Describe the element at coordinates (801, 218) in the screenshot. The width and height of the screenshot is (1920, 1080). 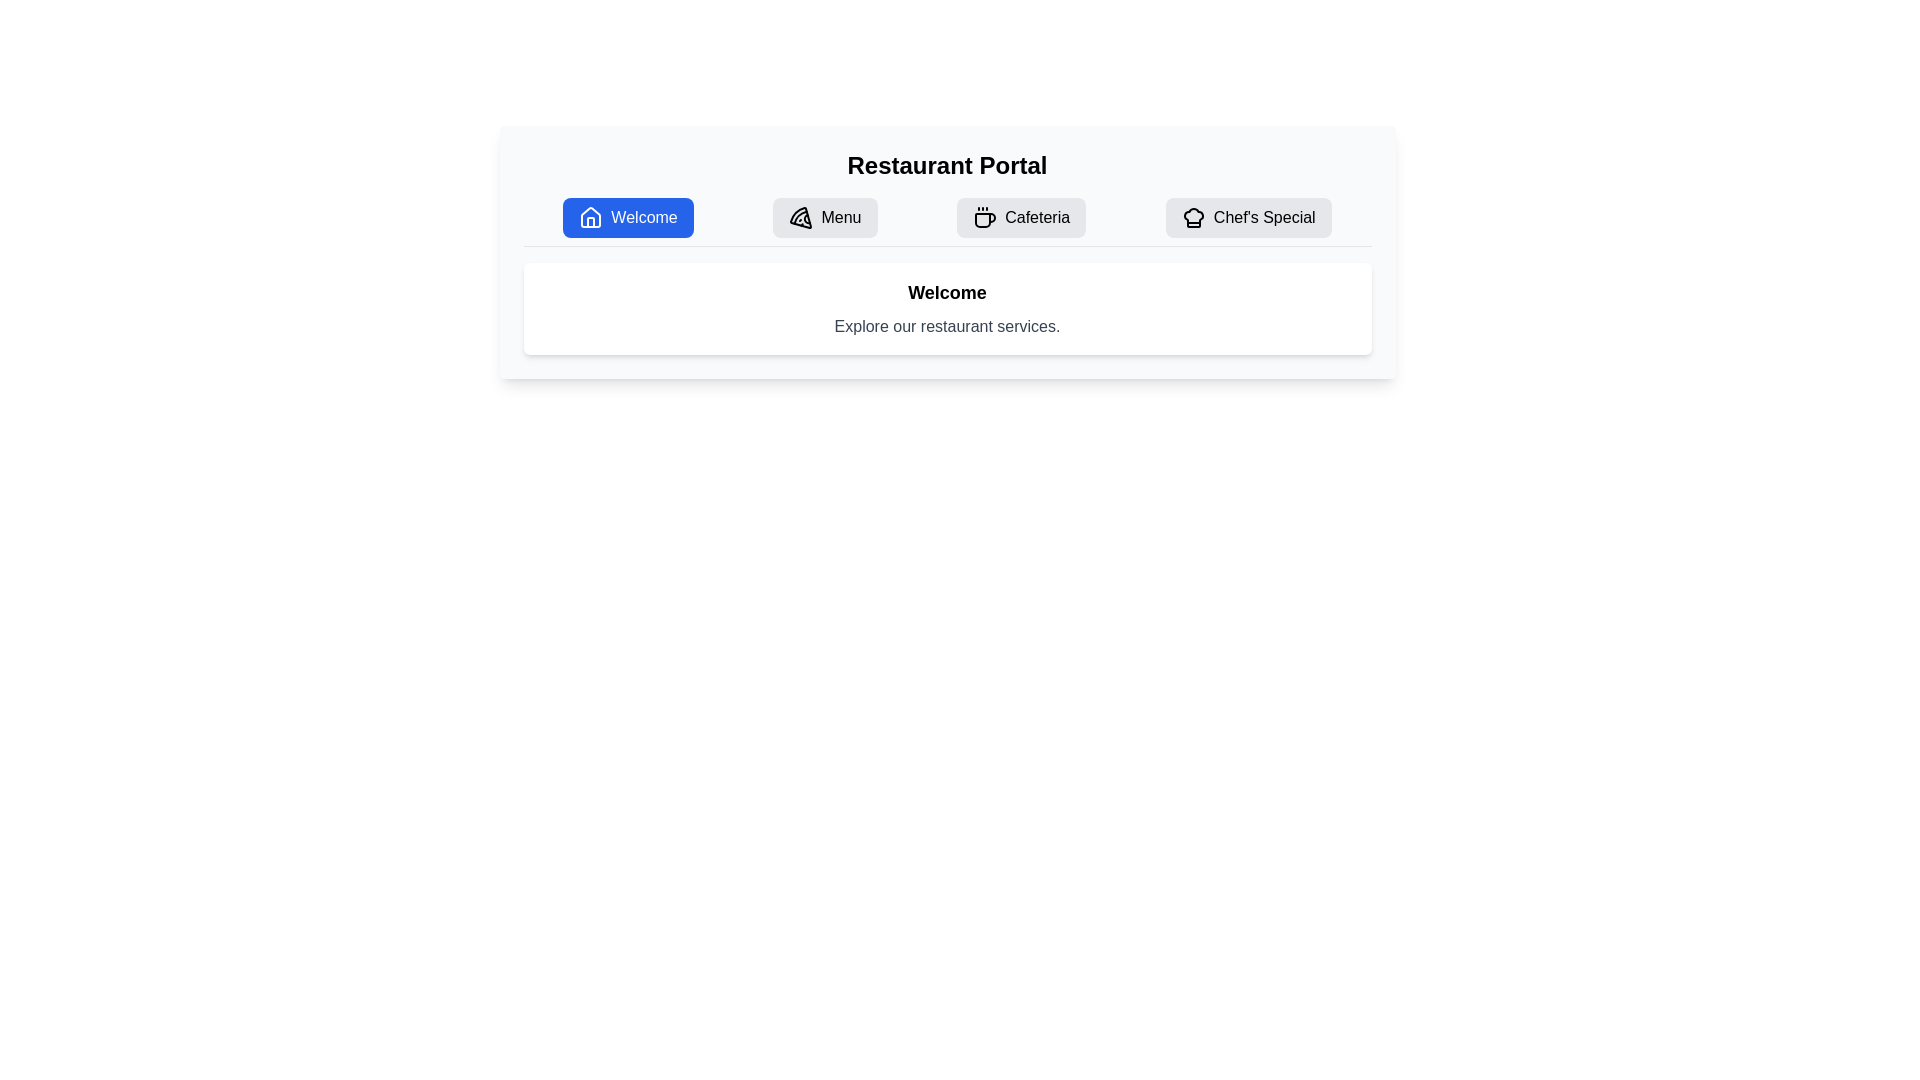
I see `the pizza slice icon within the 'Menu' button on the navigation bar, which is the second item in the list` at that location.